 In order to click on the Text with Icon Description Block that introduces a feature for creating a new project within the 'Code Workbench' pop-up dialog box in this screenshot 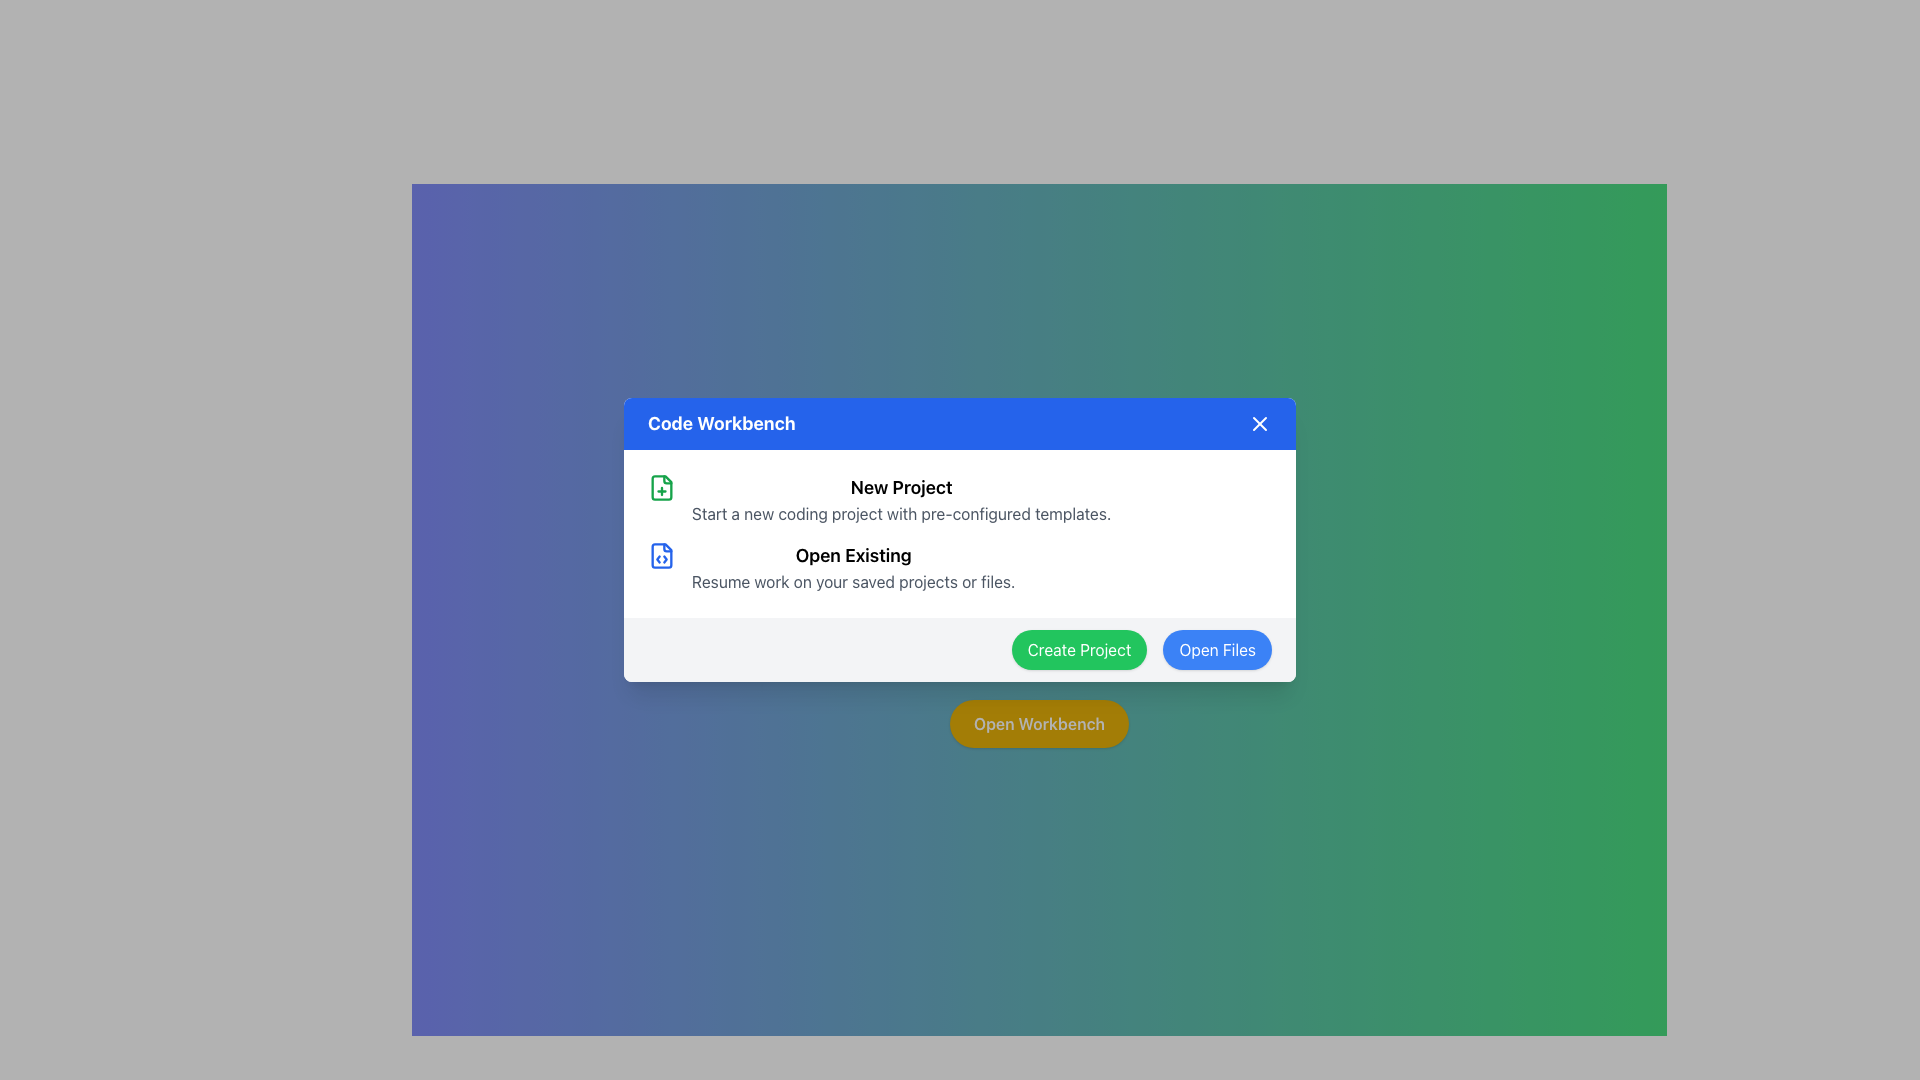, I will do `click(960, 499)`.